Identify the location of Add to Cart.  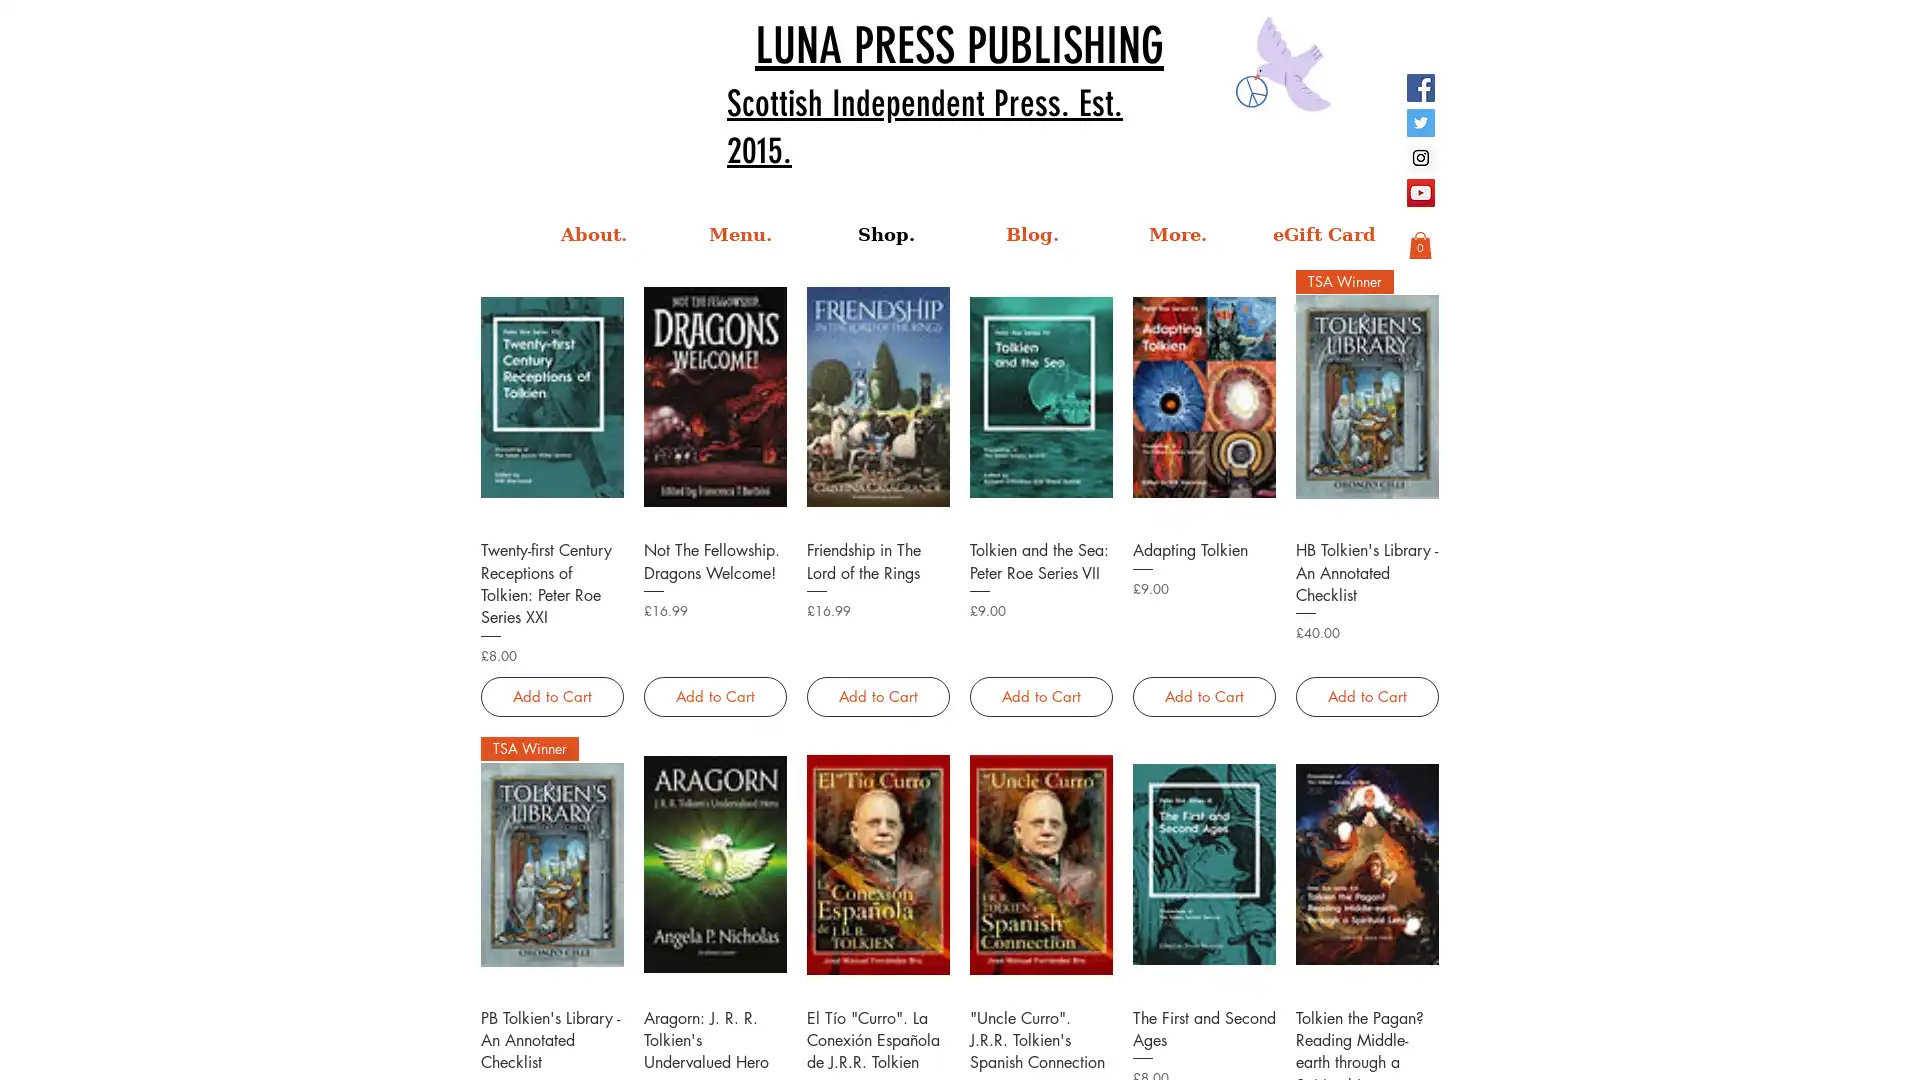
(1365, 695).